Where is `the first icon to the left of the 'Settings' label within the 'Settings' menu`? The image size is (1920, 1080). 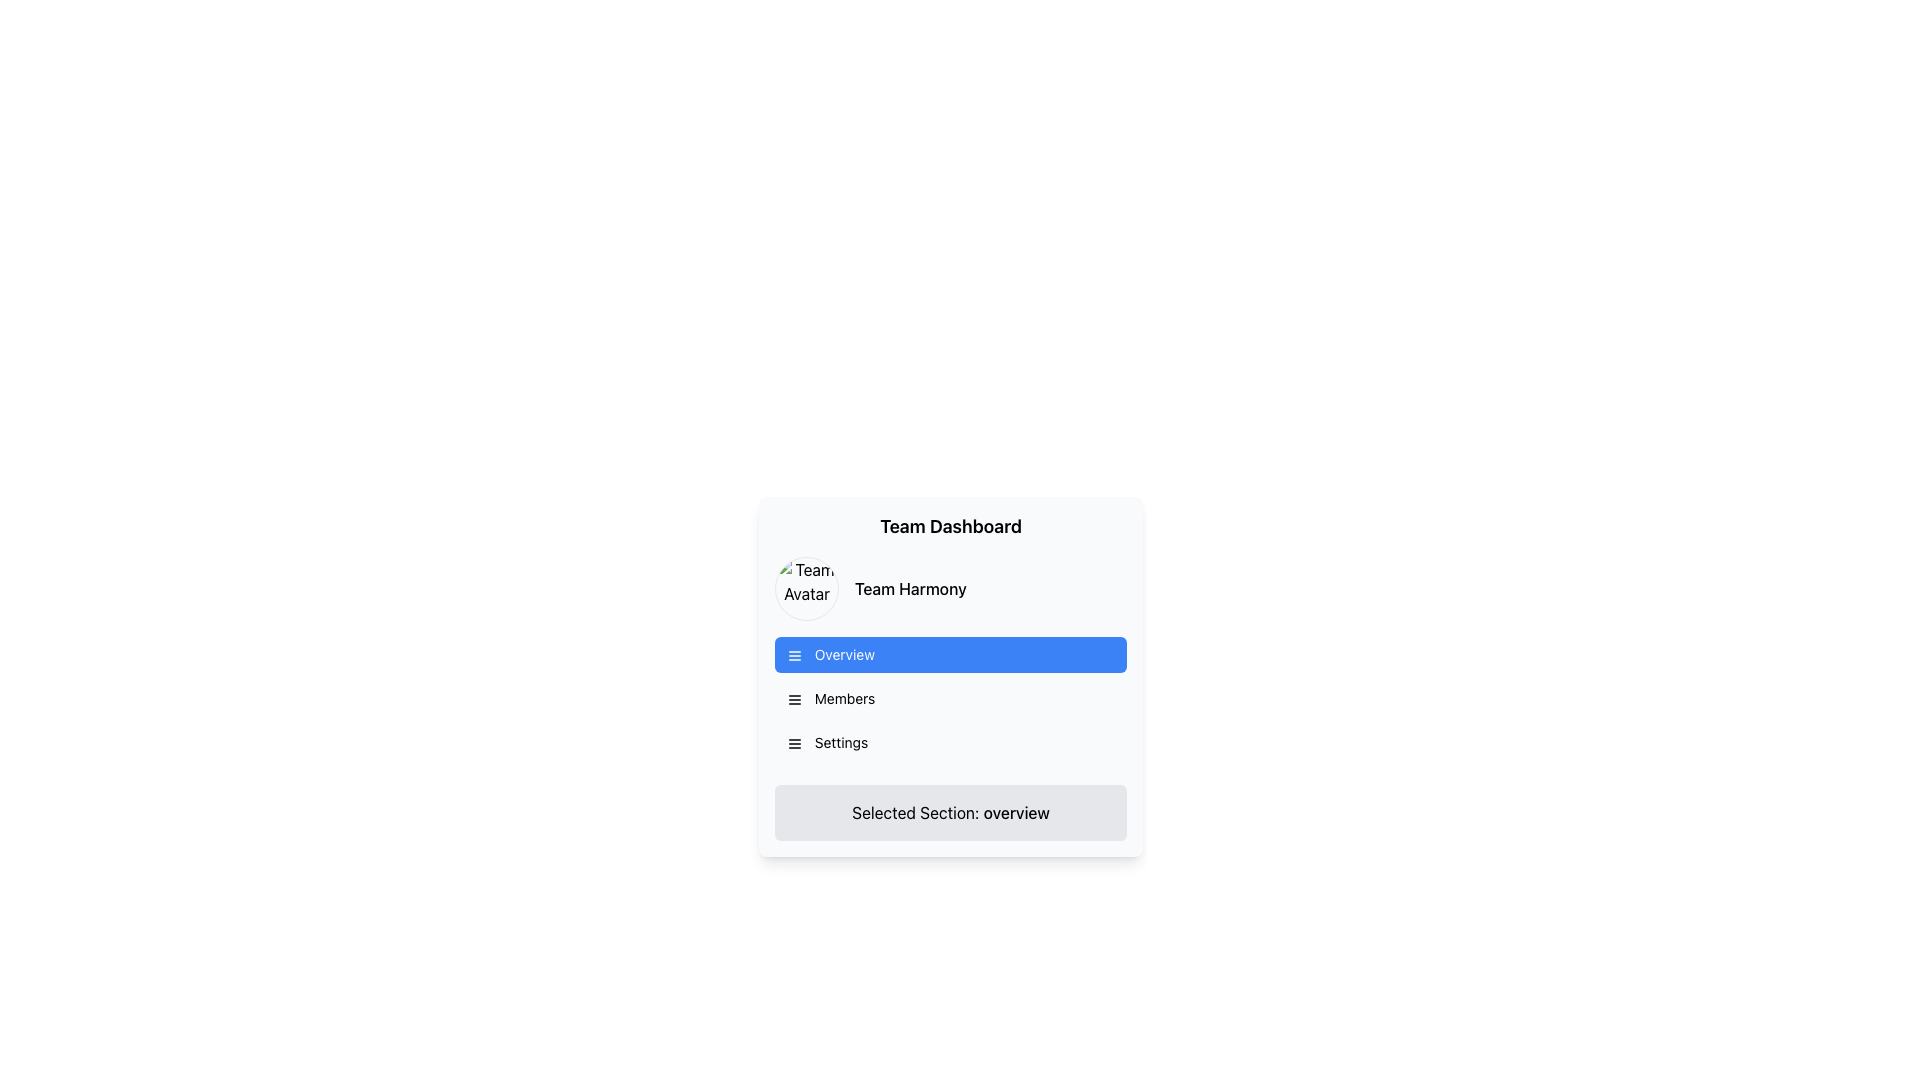
the first icon to the left of the 'Settings' label within the 'Settings' menu is located at coordinates (794, 744).